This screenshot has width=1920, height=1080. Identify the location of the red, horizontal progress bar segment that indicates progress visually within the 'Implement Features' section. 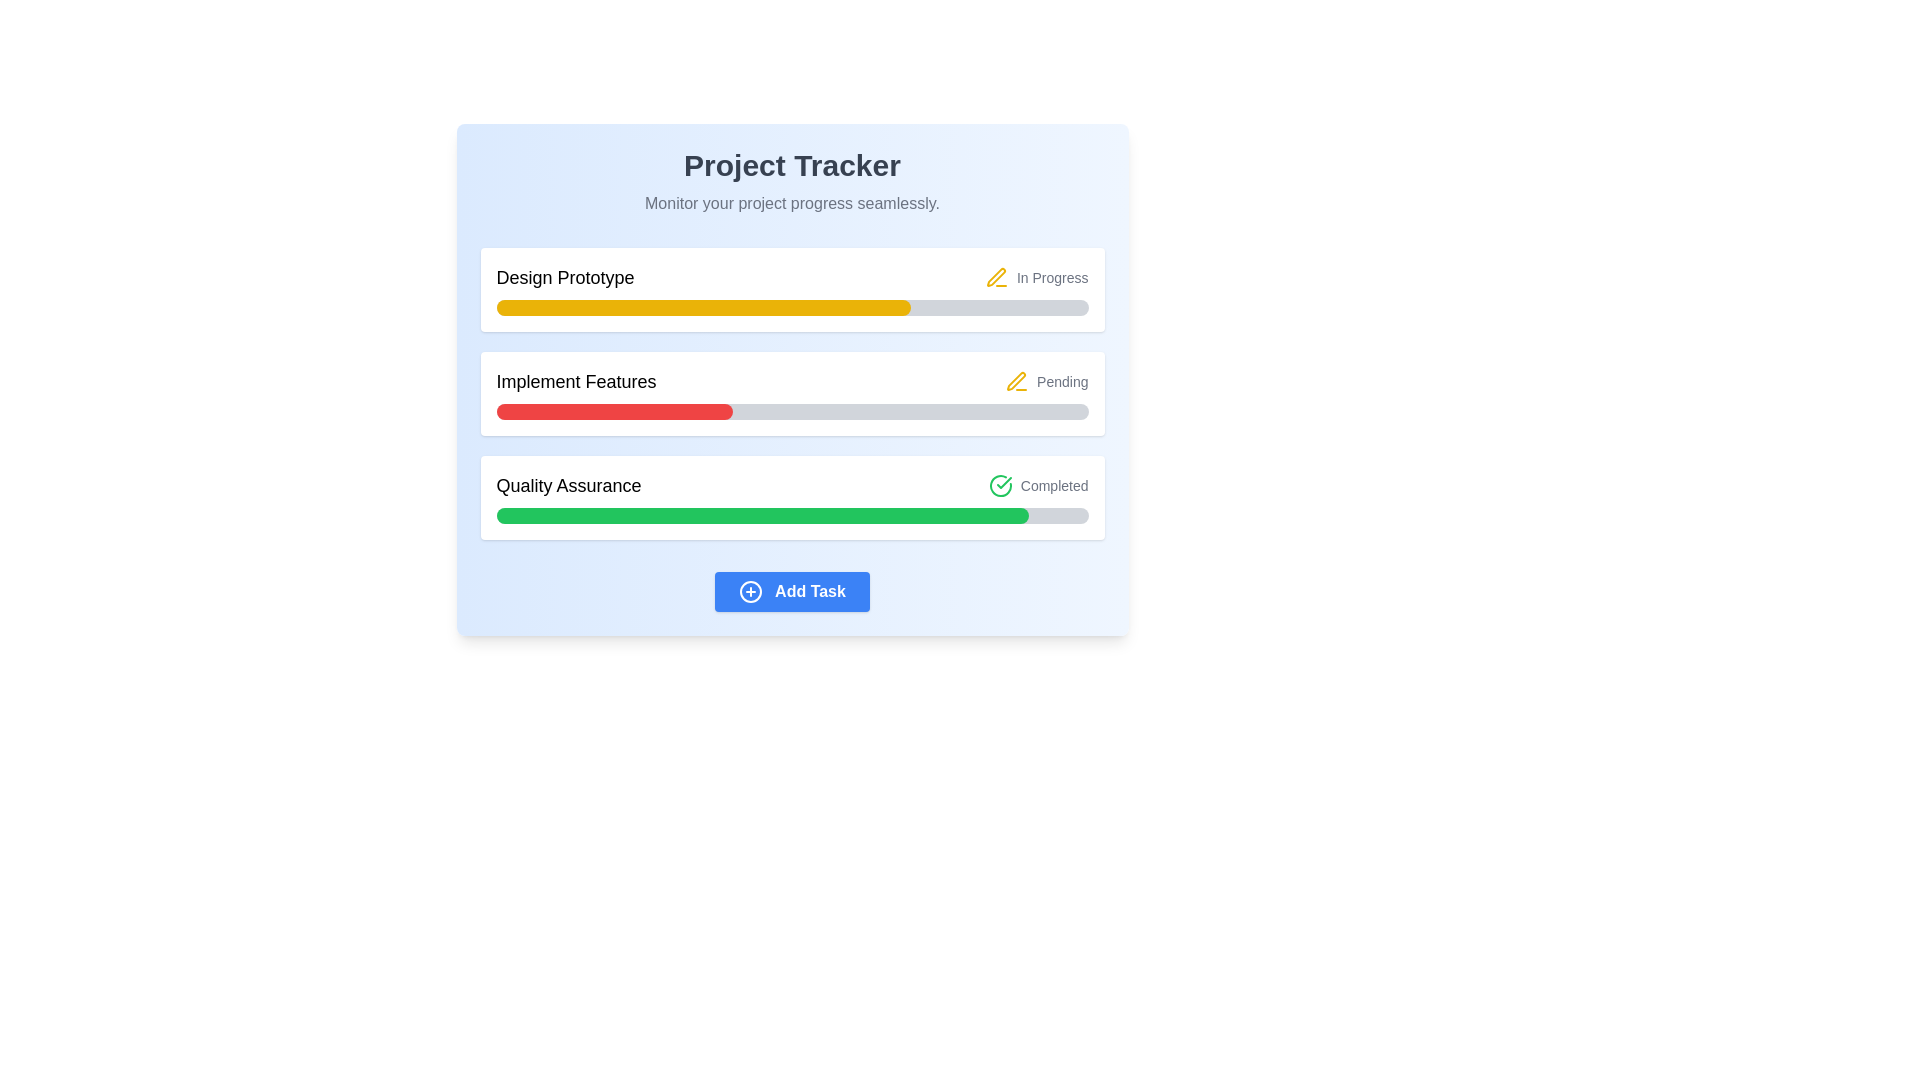
(613, 411).